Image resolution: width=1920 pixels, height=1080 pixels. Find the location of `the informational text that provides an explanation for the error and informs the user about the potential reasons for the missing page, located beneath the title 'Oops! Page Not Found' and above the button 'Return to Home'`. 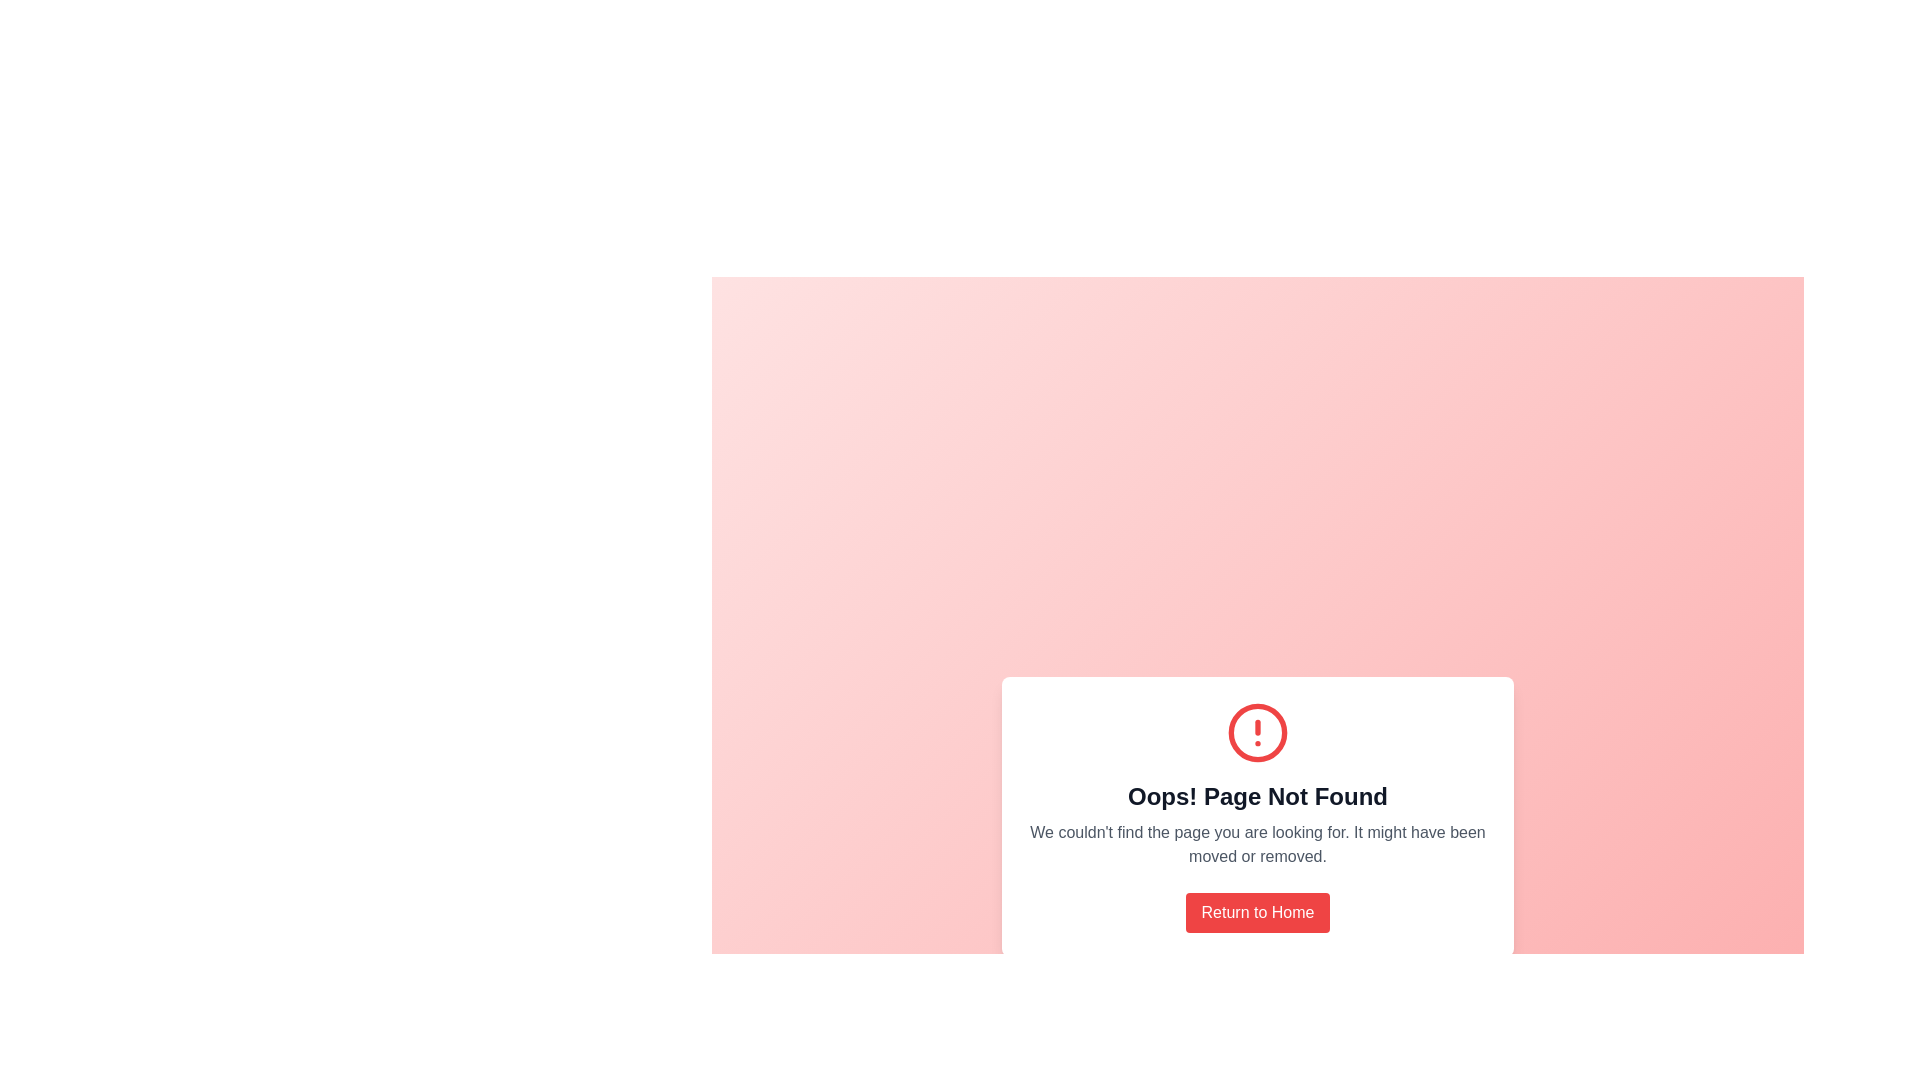

the informational text that provides an explanation for the error and informs the user about the potential reasons for the missing page, located beneath the title 'Oops! Page Not Found' and above the button 'Return to Home' is located at coordinates (1256, 844).